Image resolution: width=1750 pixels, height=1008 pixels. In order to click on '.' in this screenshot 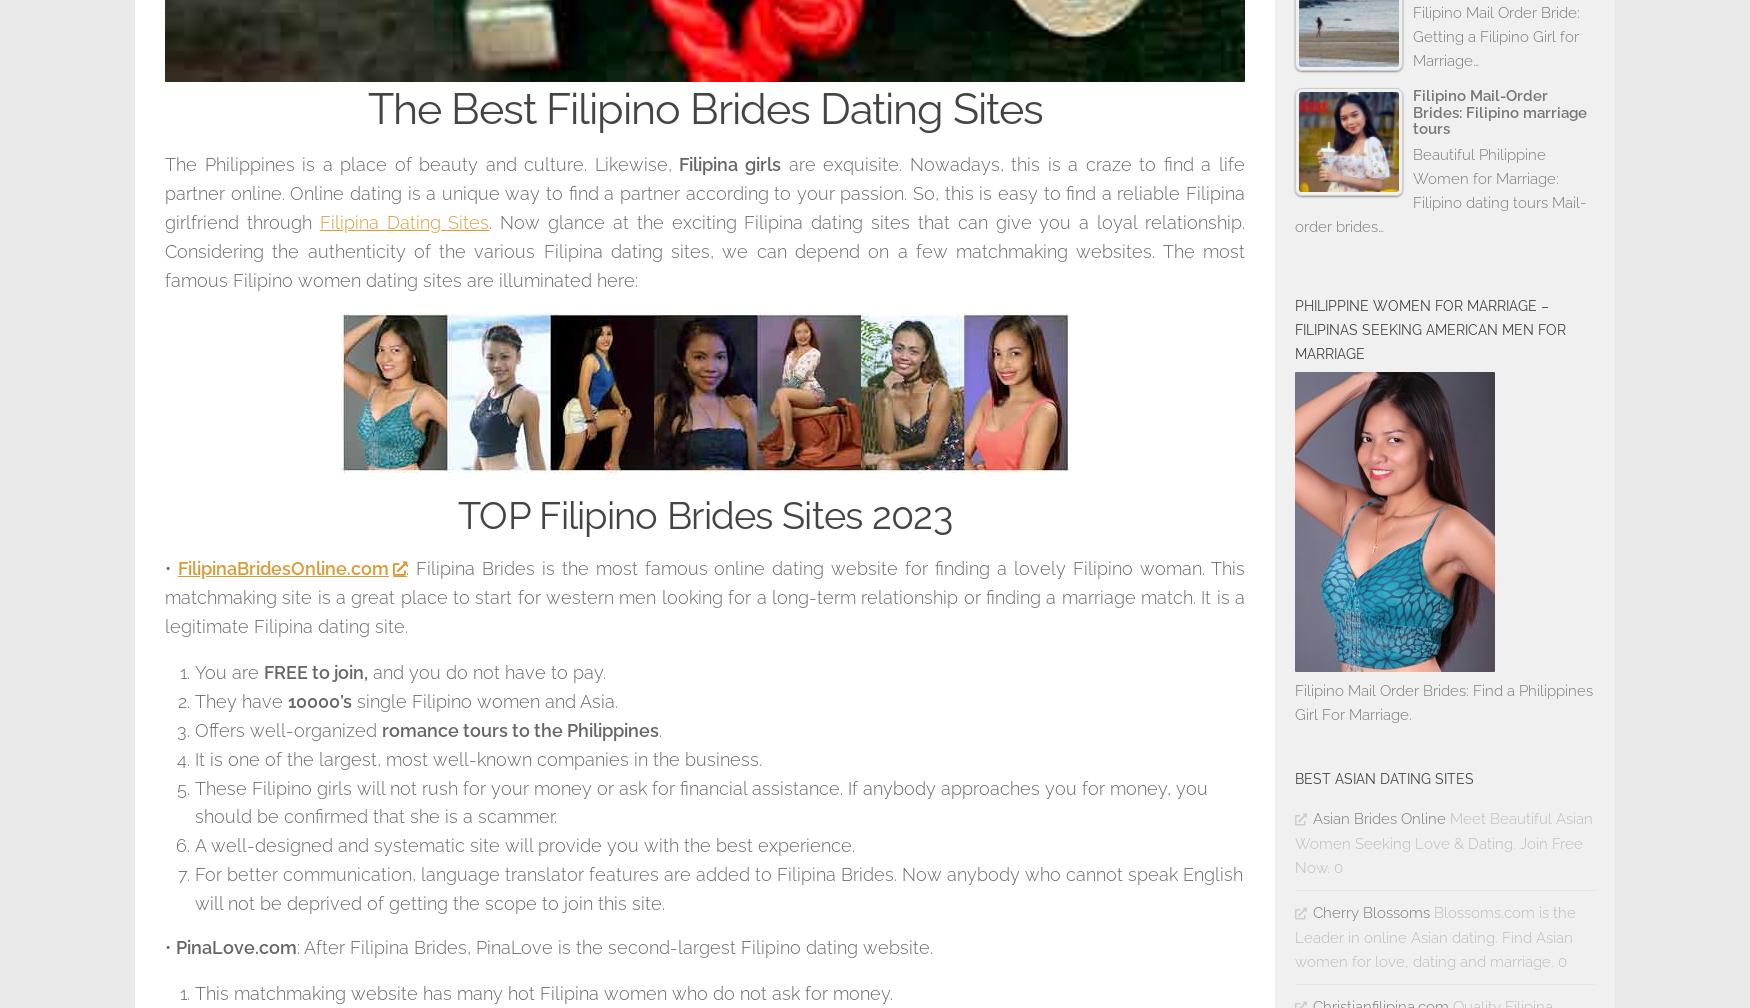, I will do `click(658, 730)`.